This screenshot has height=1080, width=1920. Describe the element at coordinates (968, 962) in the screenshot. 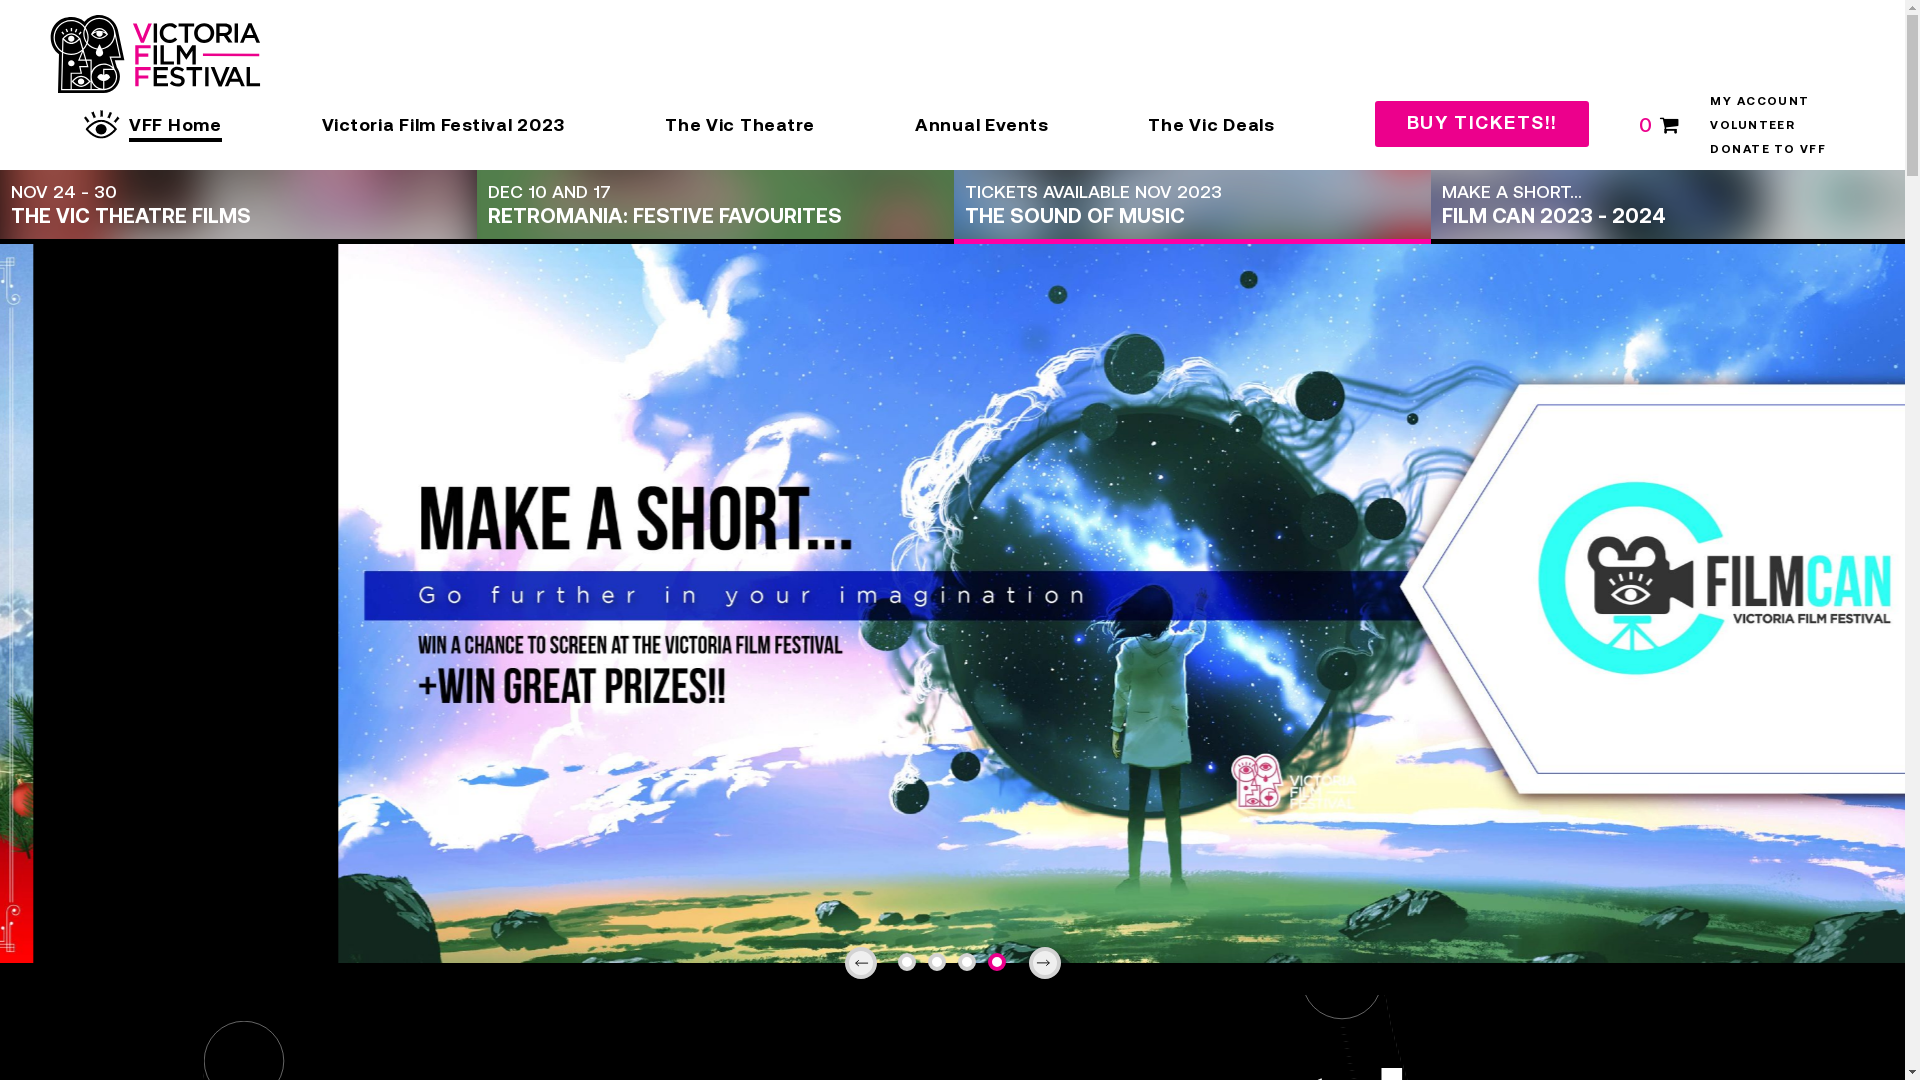

I see `'3'` at that location.